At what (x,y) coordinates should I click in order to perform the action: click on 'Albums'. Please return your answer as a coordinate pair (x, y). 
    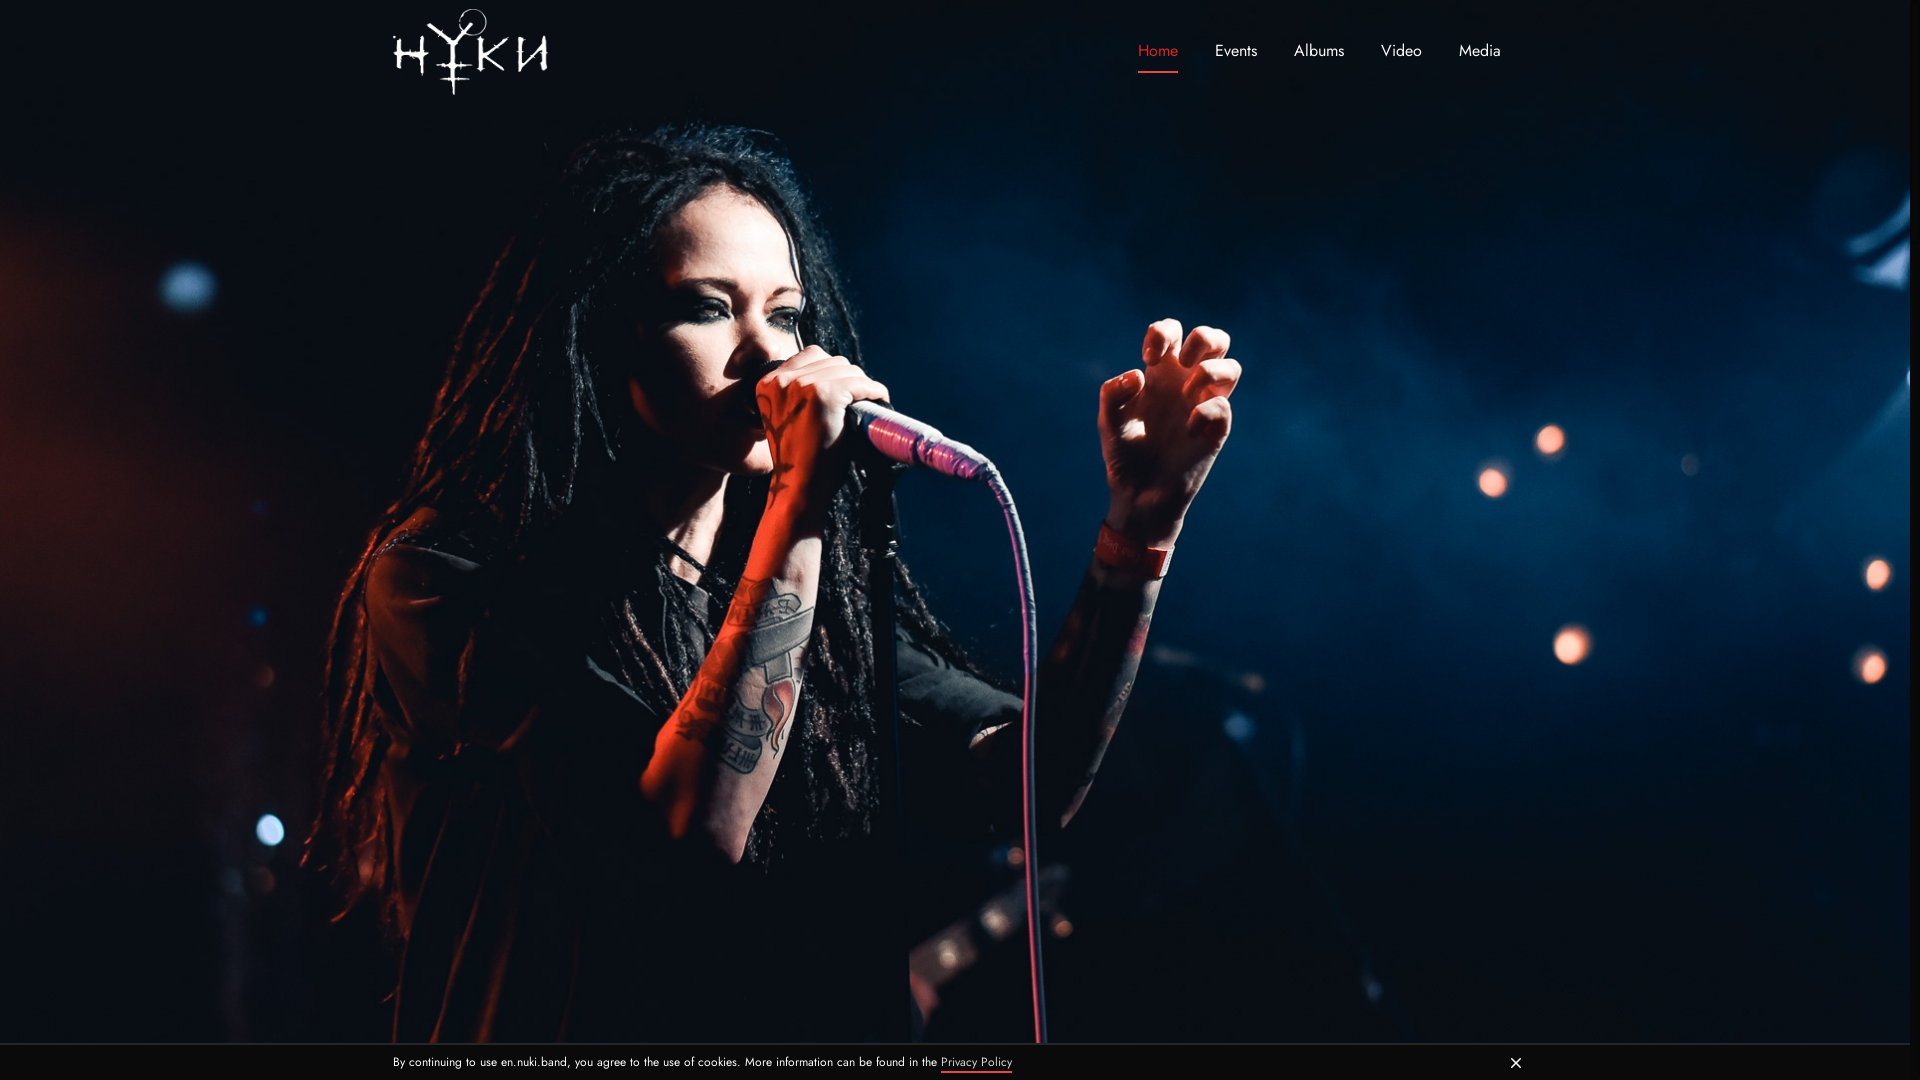
    Looking at the image, I should click on (1319, 50).